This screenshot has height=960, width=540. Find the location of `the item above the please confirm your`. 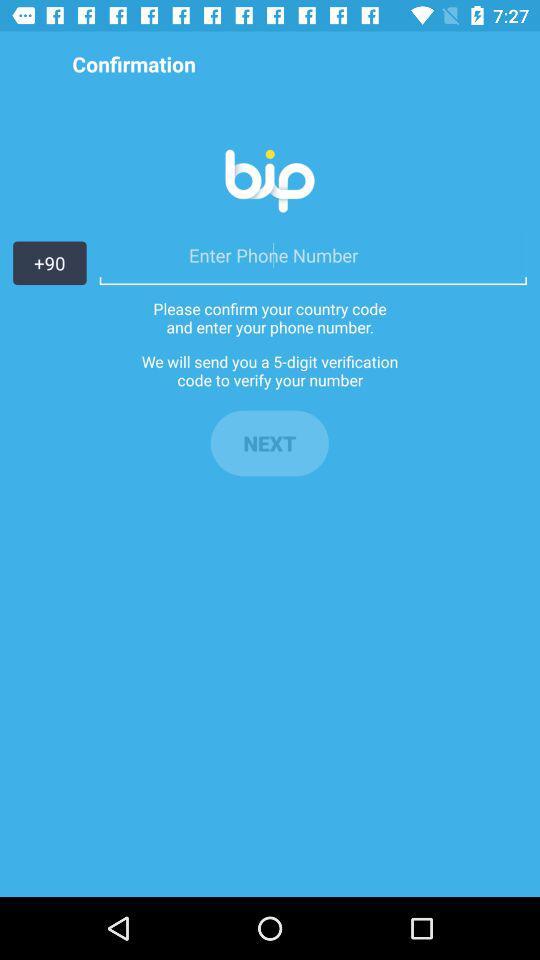

the item above the please confirm your is located at coordinates (313, 254).